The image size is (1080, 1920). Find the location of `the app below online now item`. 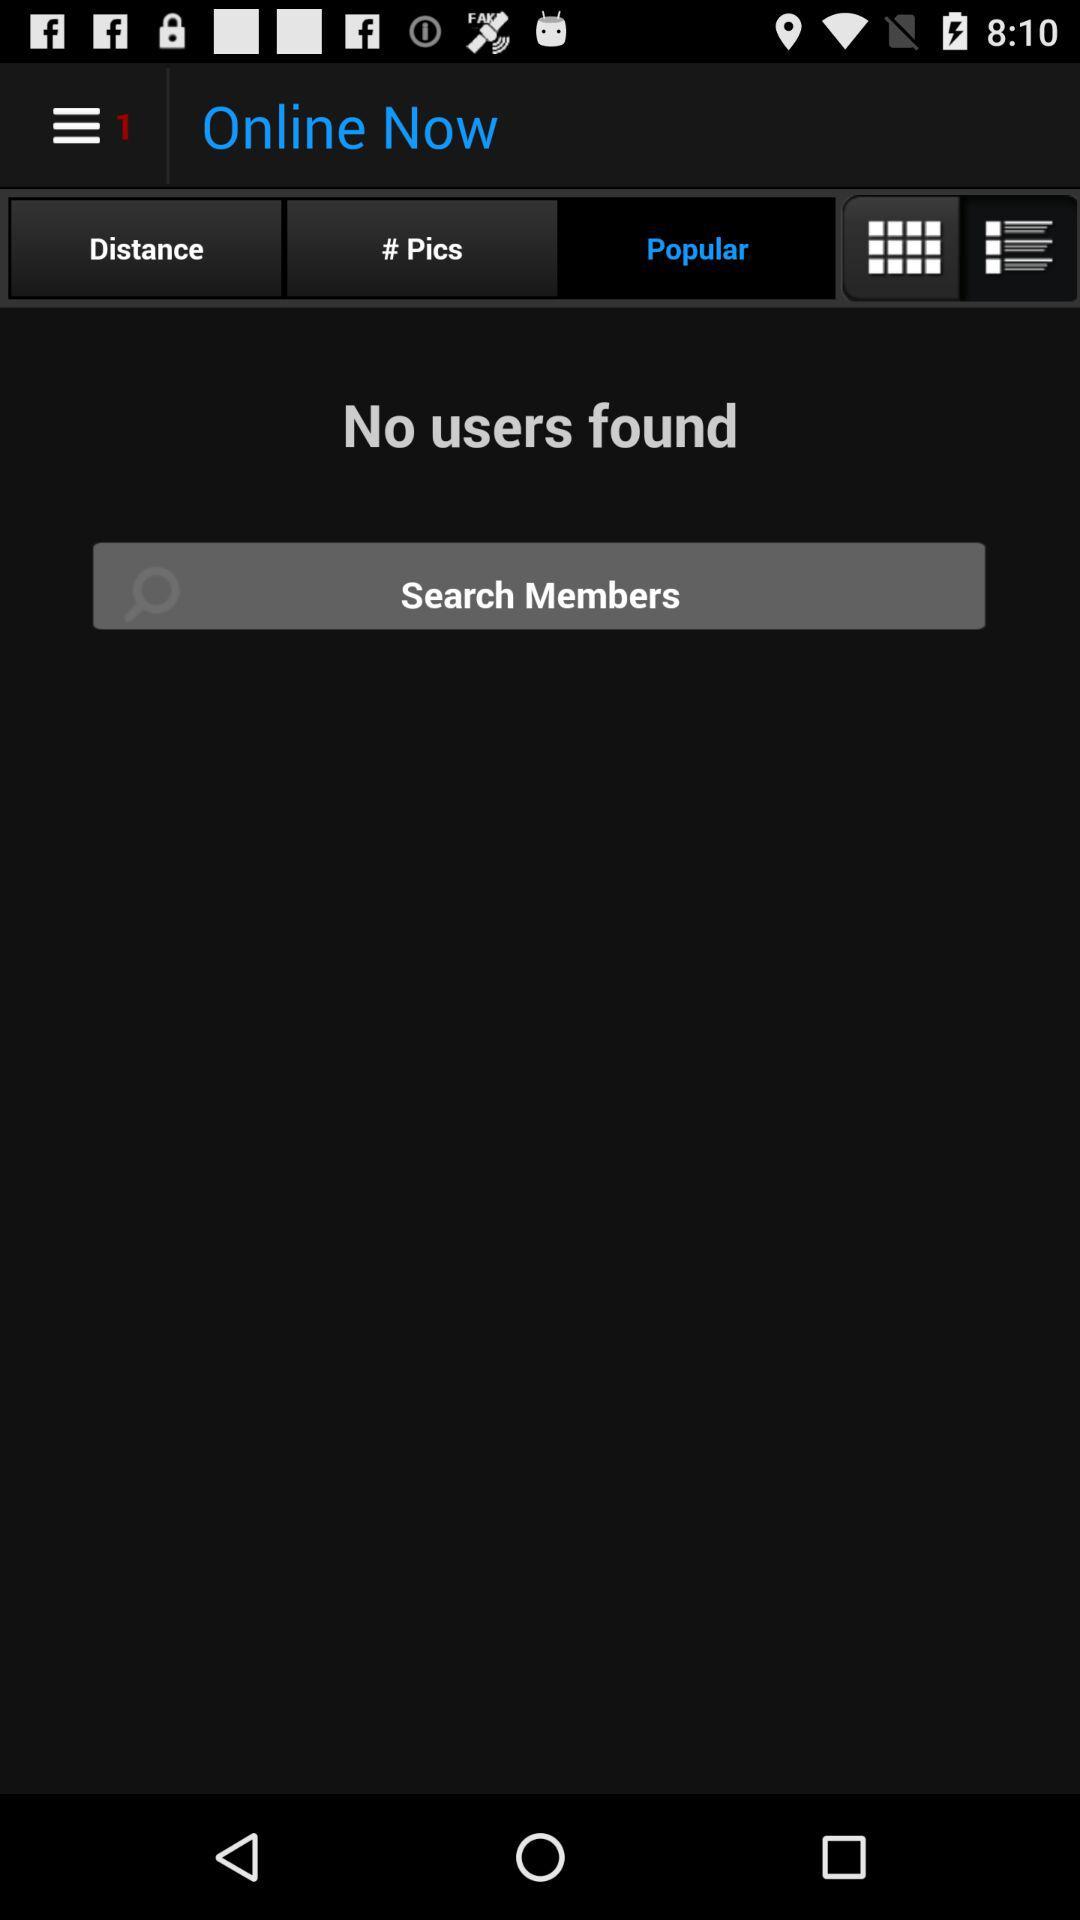

the app below online now item is located at coordinates (421, 247).